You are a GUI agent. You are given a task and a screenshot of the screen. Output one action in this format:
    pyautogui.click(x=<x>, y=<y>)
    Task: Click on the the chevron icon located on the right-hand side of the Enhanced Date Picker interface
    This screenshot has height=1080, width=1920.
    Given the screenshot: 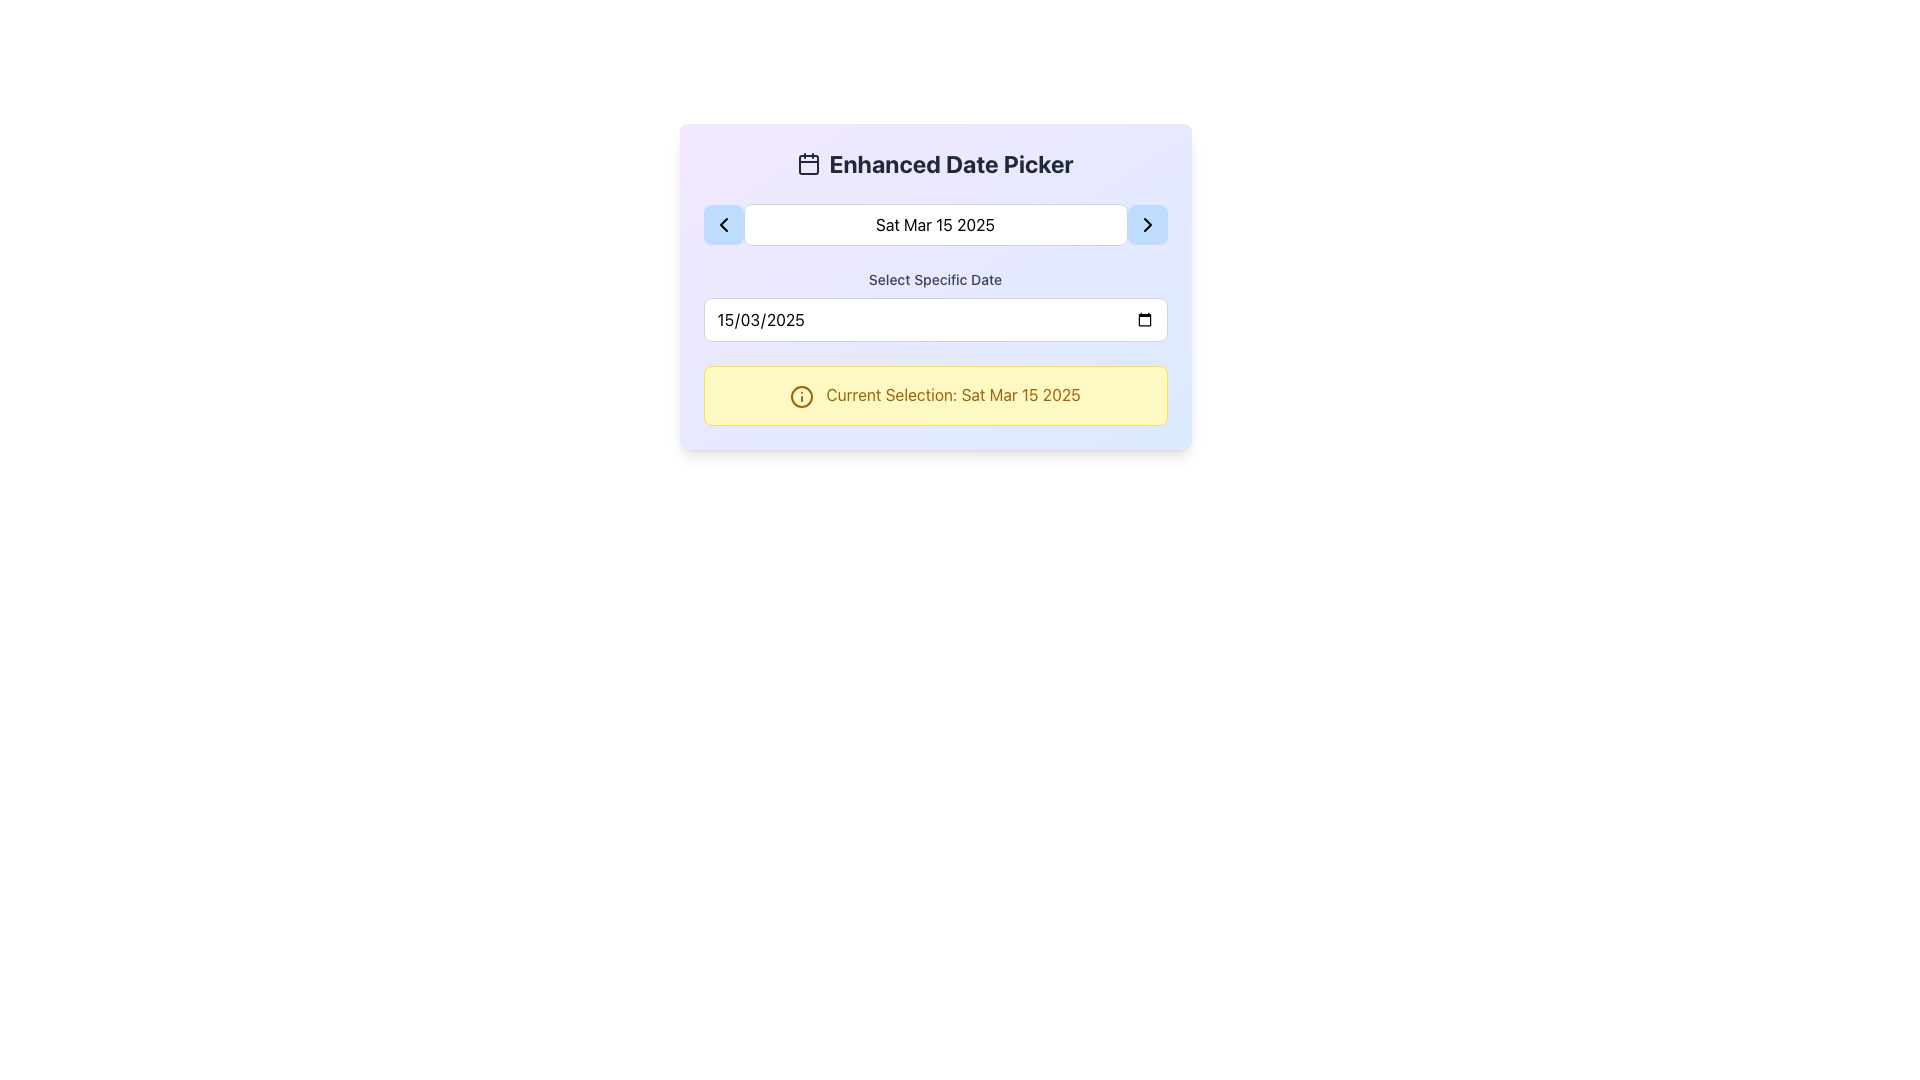 What is the action you would take?
    pyautogui.click(x=1147, y=224)
    